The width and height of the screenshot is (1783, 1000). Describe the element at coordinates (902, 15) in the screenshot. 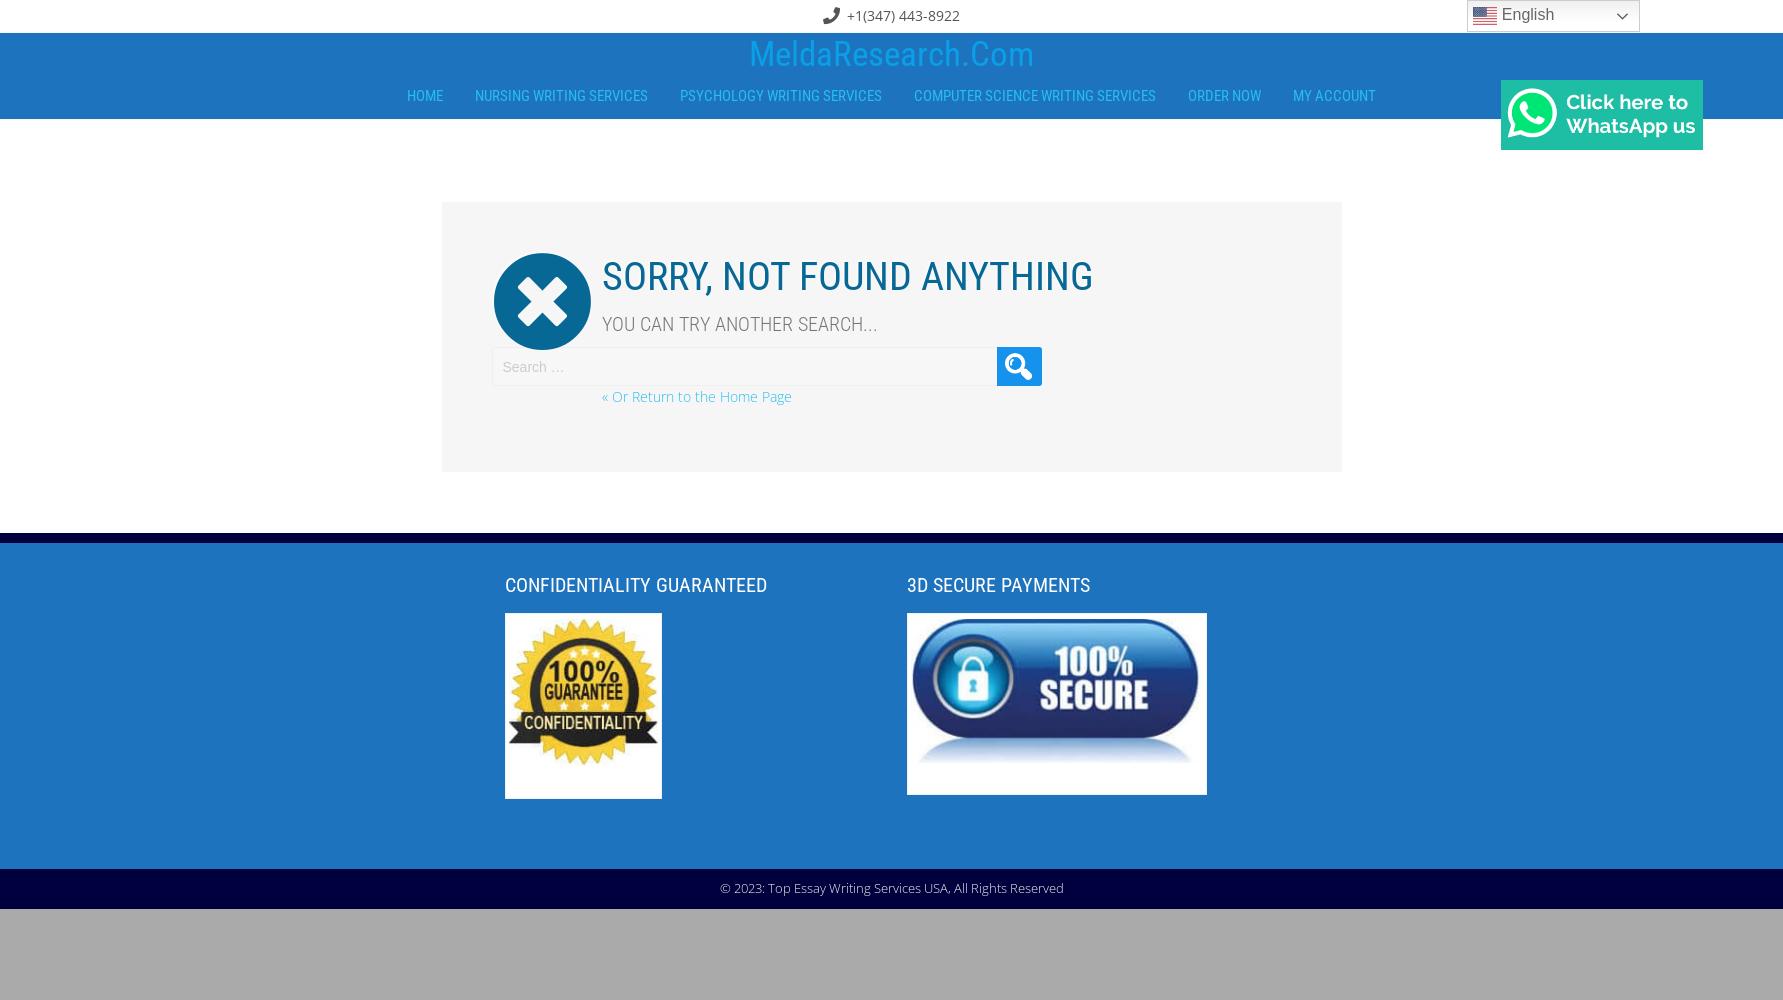

I see `'+1(347) 443-8922'` at that location.